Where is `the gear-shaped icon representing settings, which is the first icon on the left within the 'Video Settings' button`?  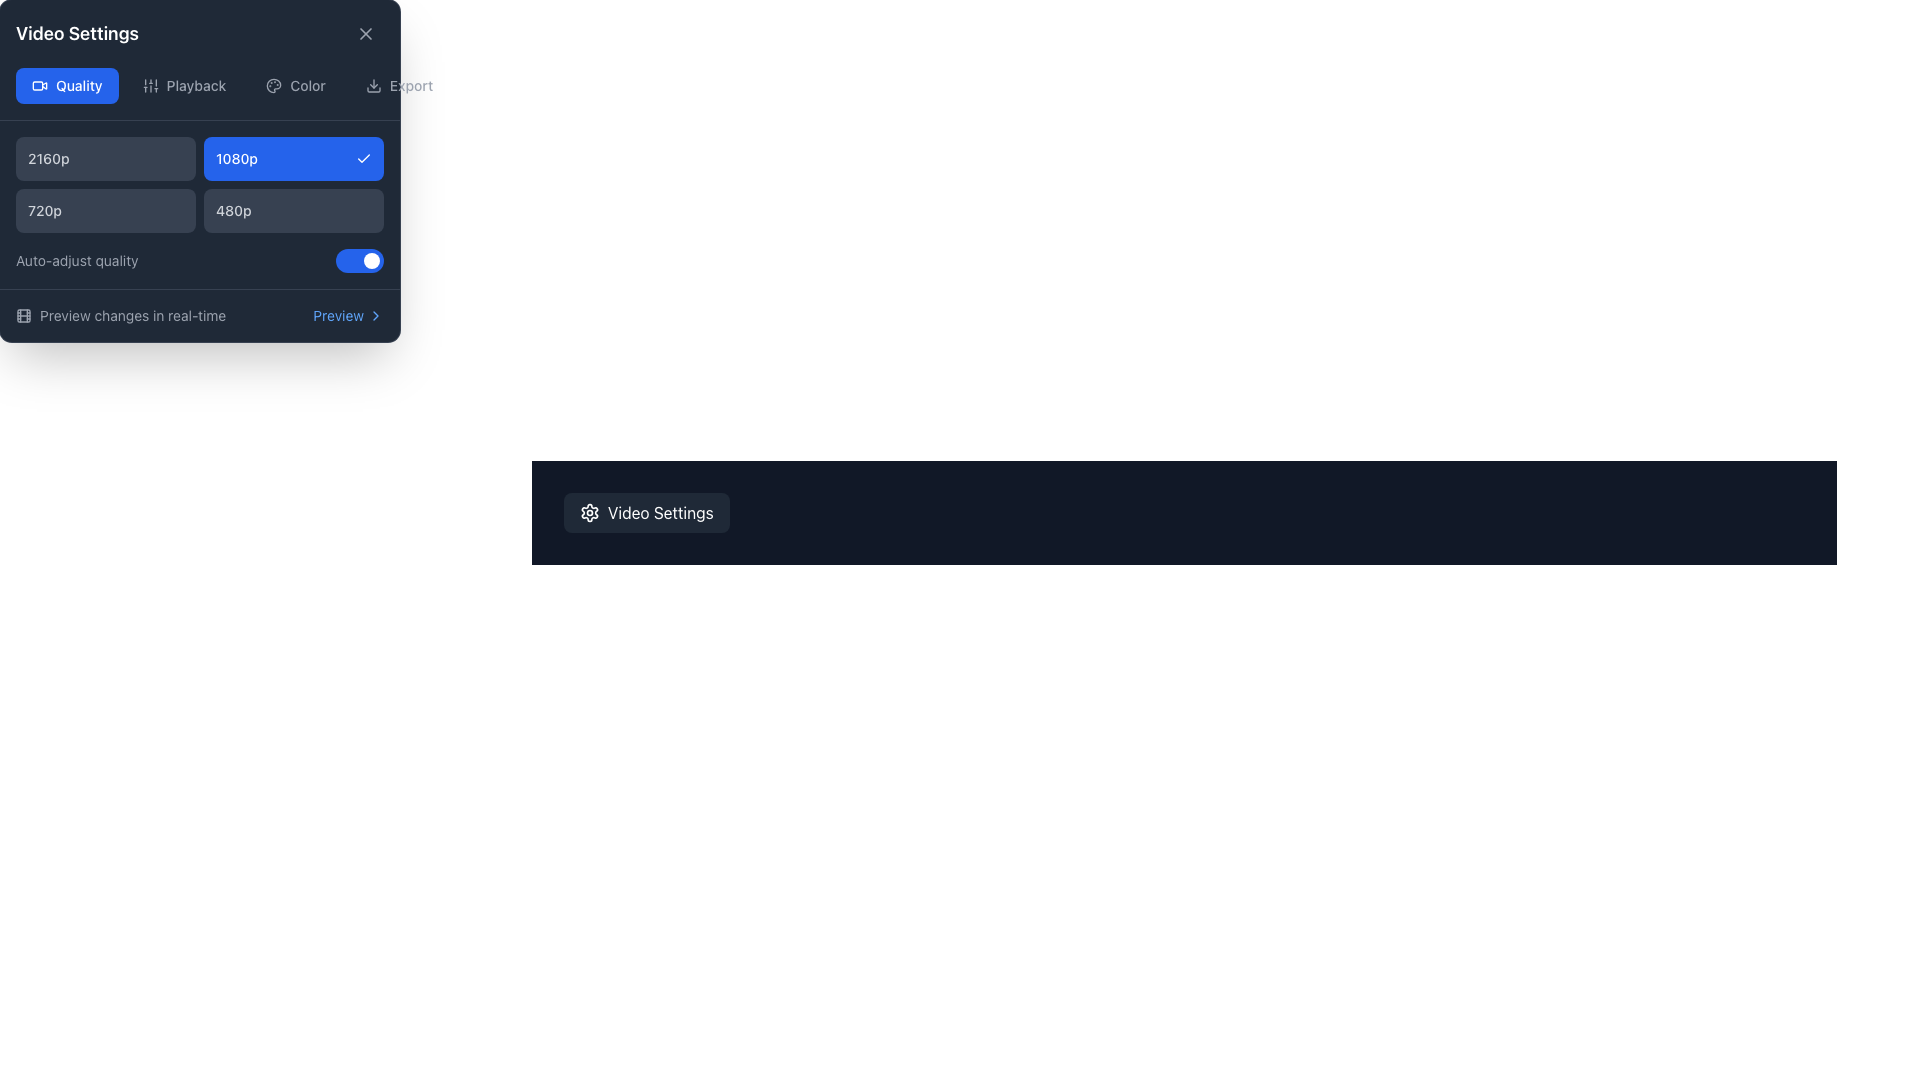 the gear-shaped icon representing settings, which is the first icon on the left within the 'Video Settings' button is located at coordinates (589, 512).